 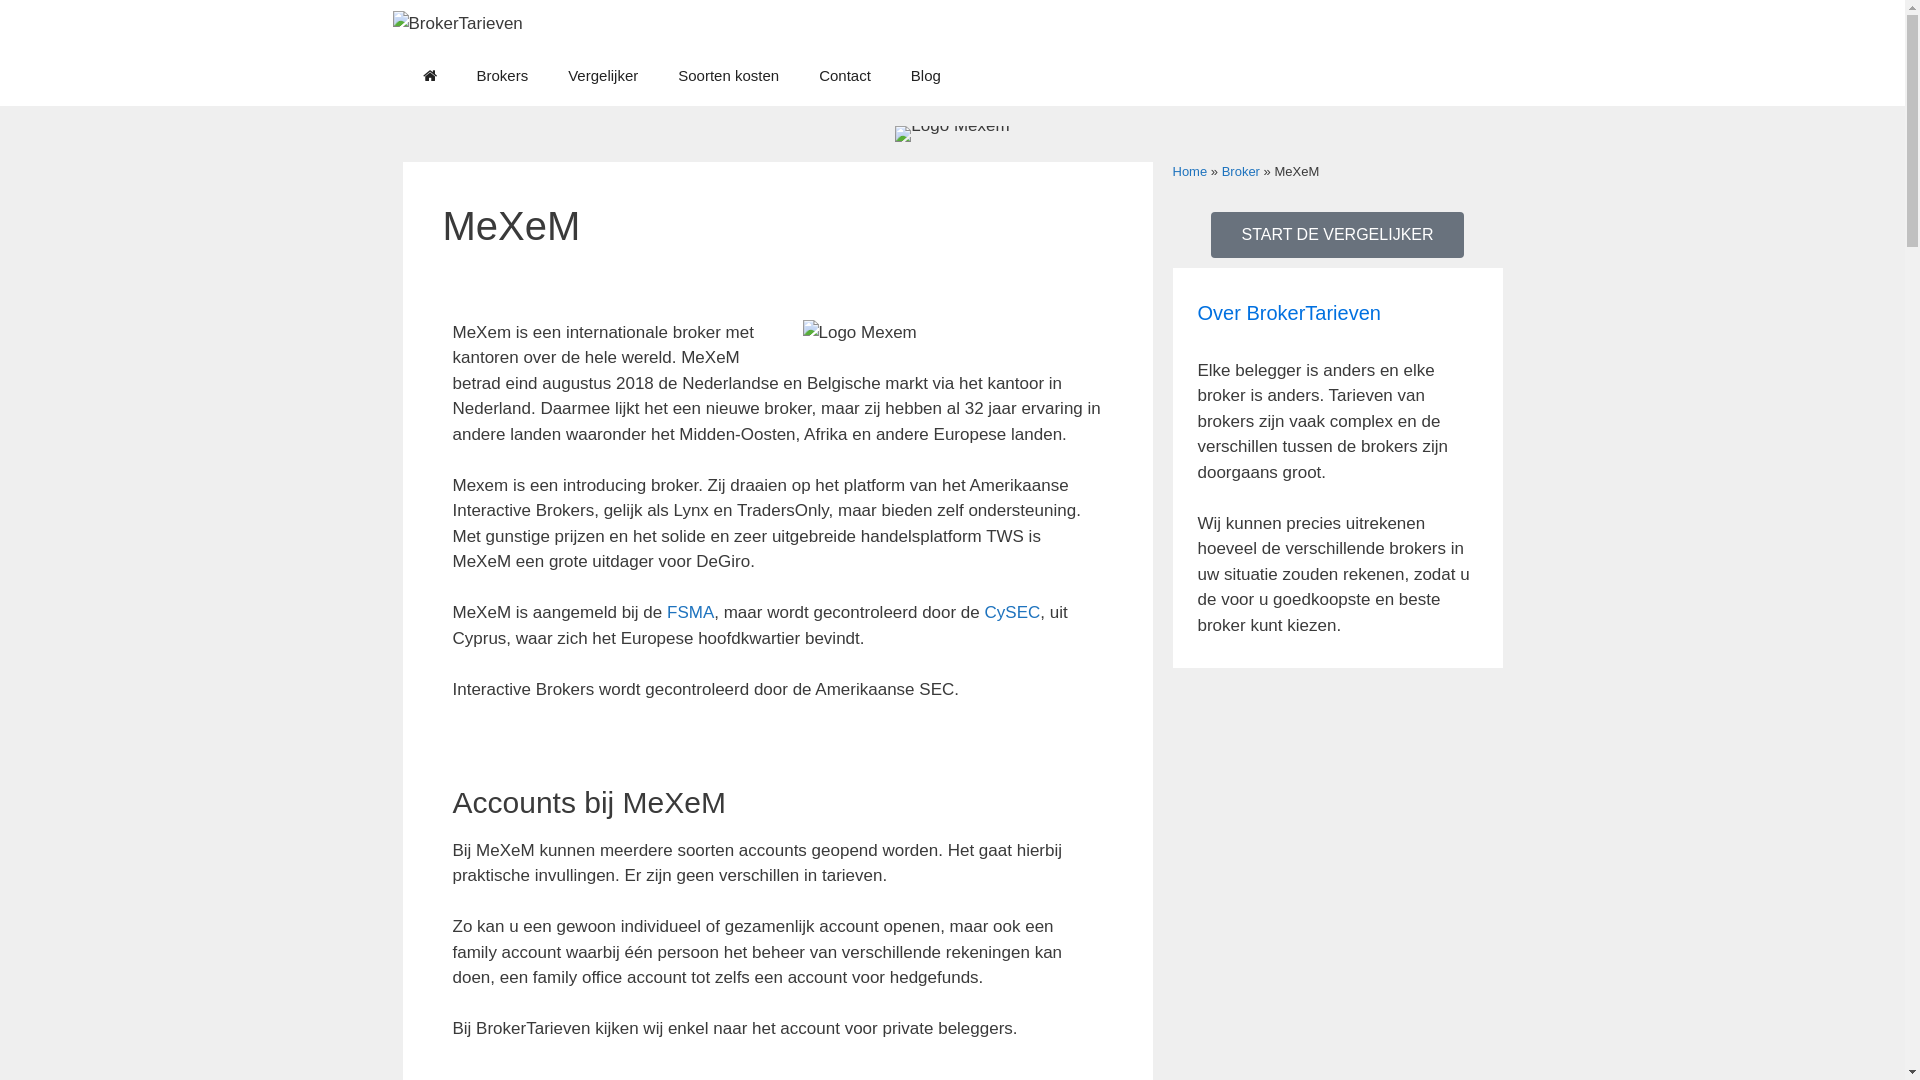 I want to click on 'Soorten kosten', so click(x=727, y=75).